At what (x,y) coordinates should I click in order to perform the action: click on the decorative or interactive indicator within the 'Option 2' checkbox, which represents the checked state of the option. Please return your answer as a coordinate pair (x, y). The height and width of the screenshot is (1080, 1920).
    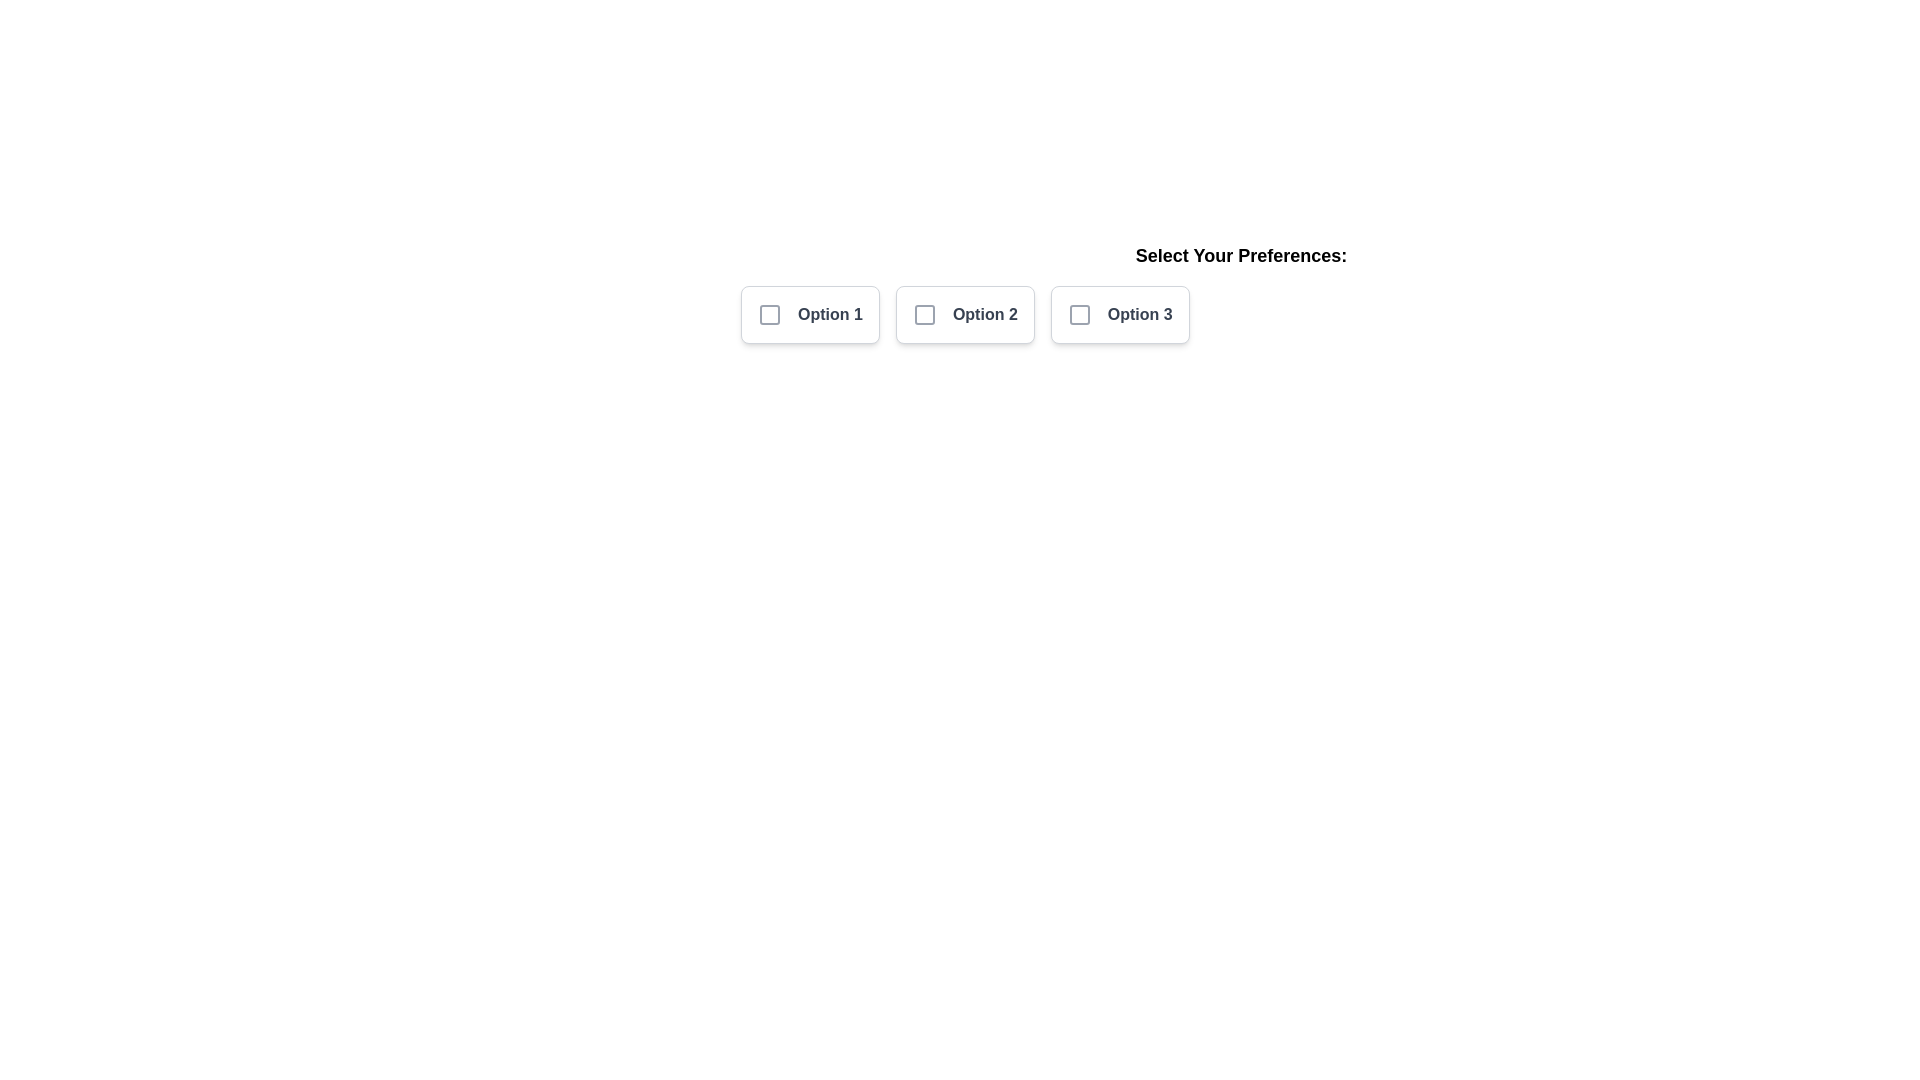
    Looking at the image, I should click on (923, 315).